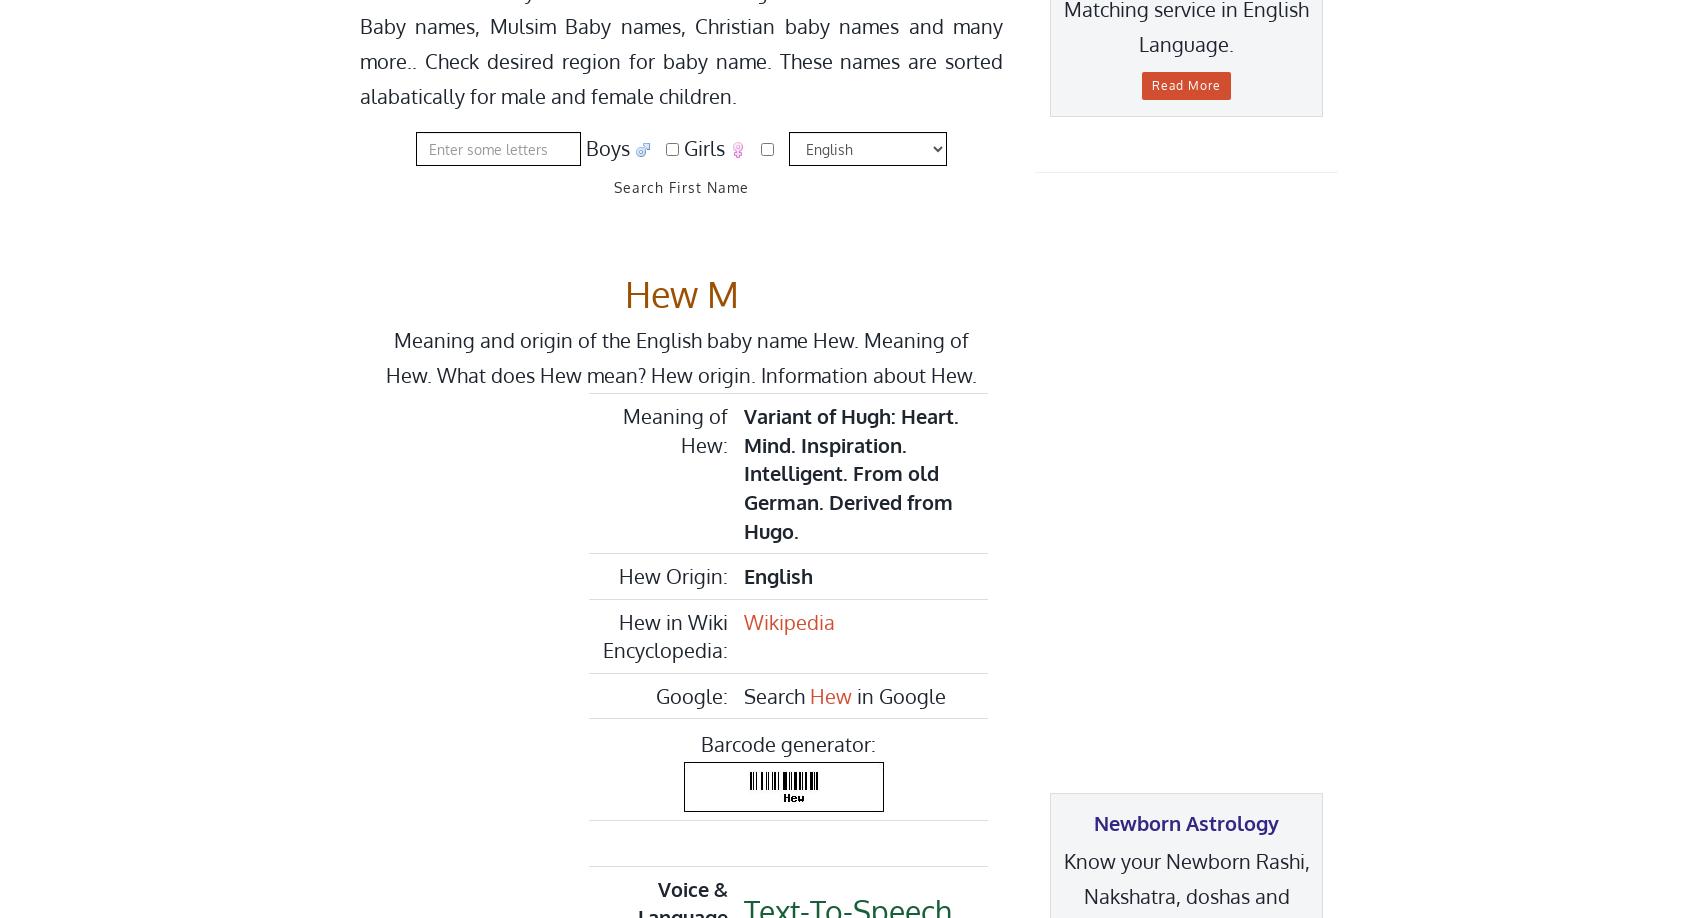 The width and height of the screenshot is (1700, 918). Describe the element at coordinates (609, 145) in the screenshot. I see `'Boys'` at that location.